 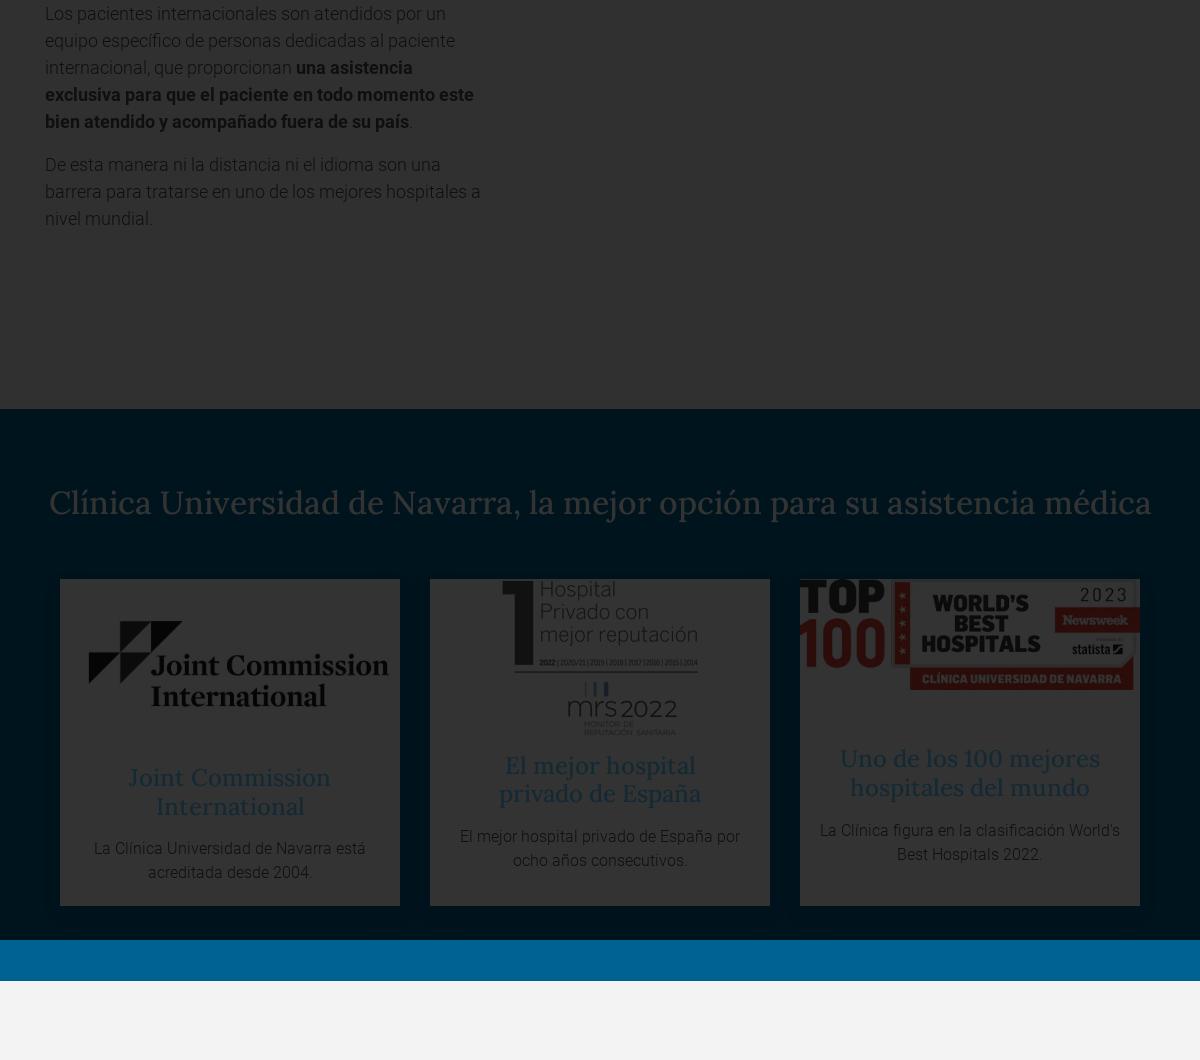 What do you see at coordinates (497, 792) in the screenshot?
I see `'privado de España'` at bounding box center [497, 792].